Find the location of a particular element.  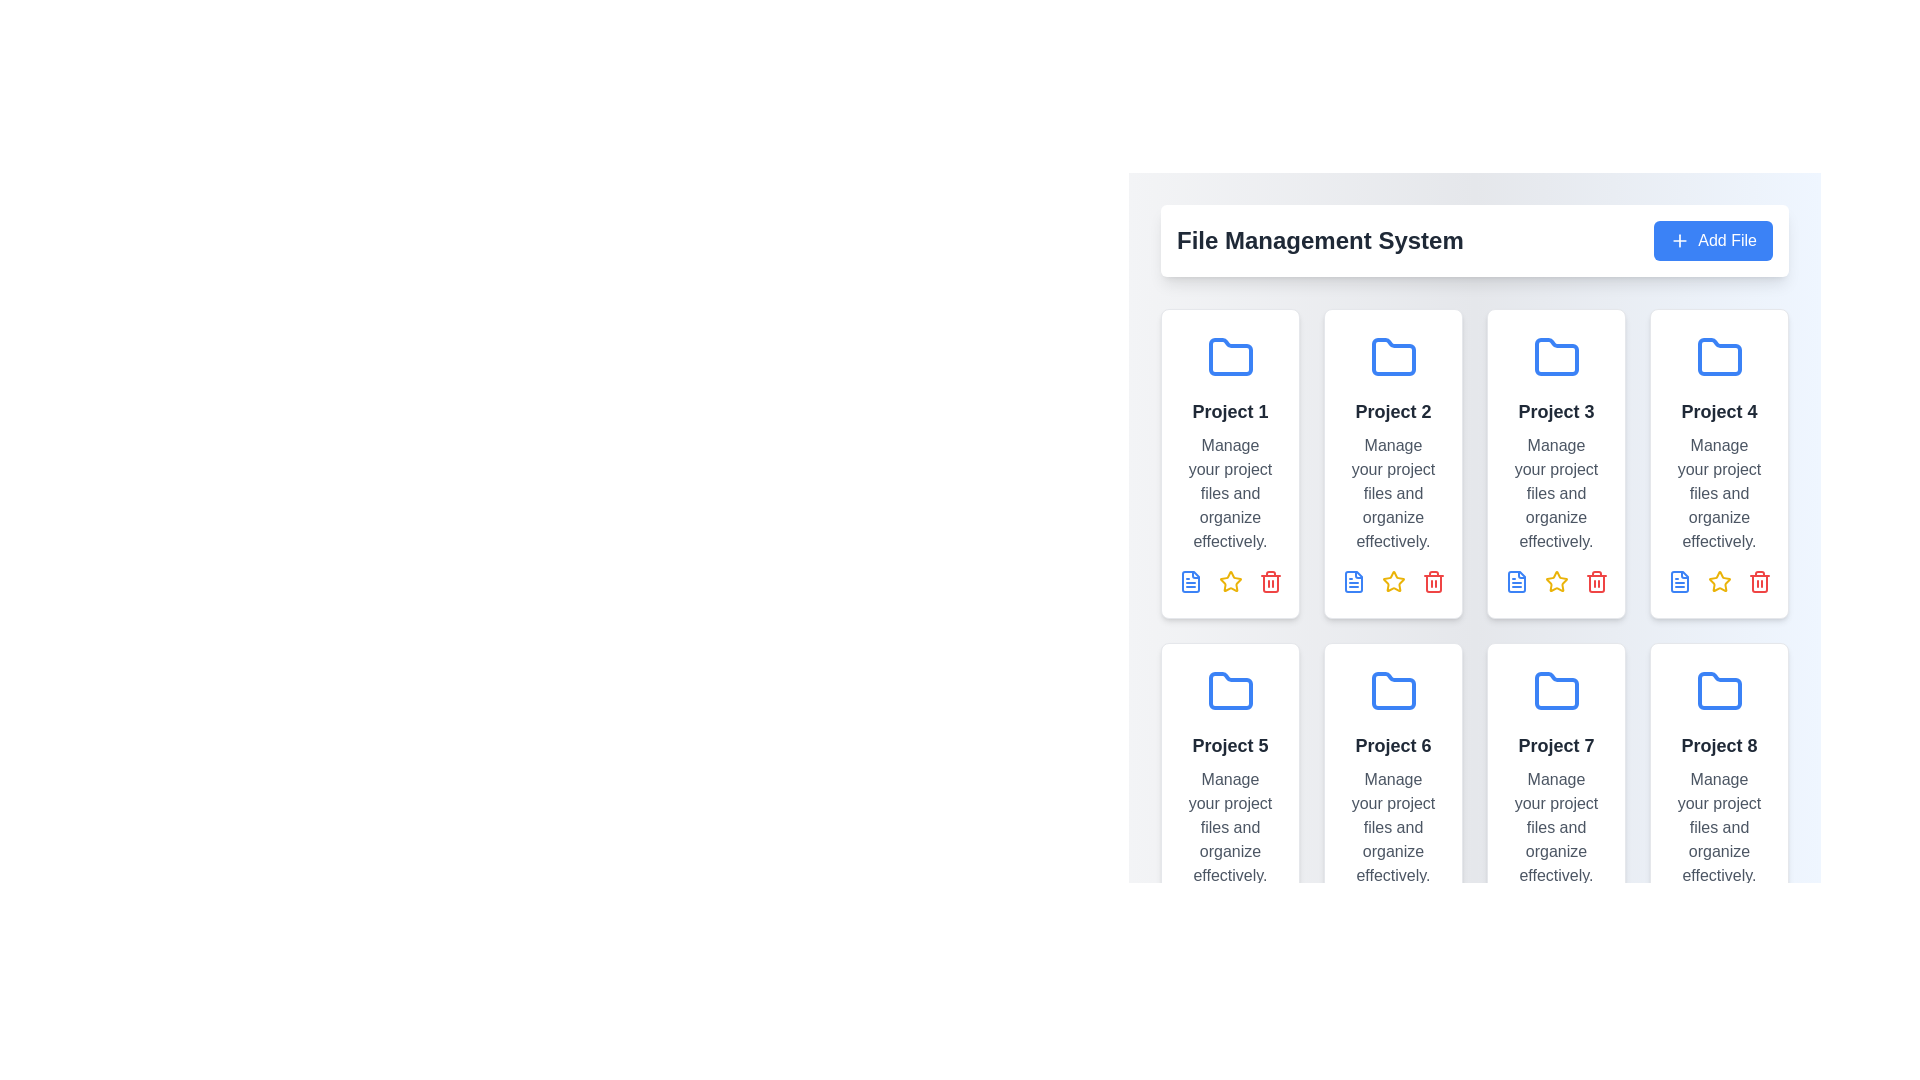

the blue folder SVG icon located in the eighth card of the grid, positioned above the text 'Project 8' and adjacent to the description 'Manage your project files and organize effectively.' is located at coordinates (1718, 690).